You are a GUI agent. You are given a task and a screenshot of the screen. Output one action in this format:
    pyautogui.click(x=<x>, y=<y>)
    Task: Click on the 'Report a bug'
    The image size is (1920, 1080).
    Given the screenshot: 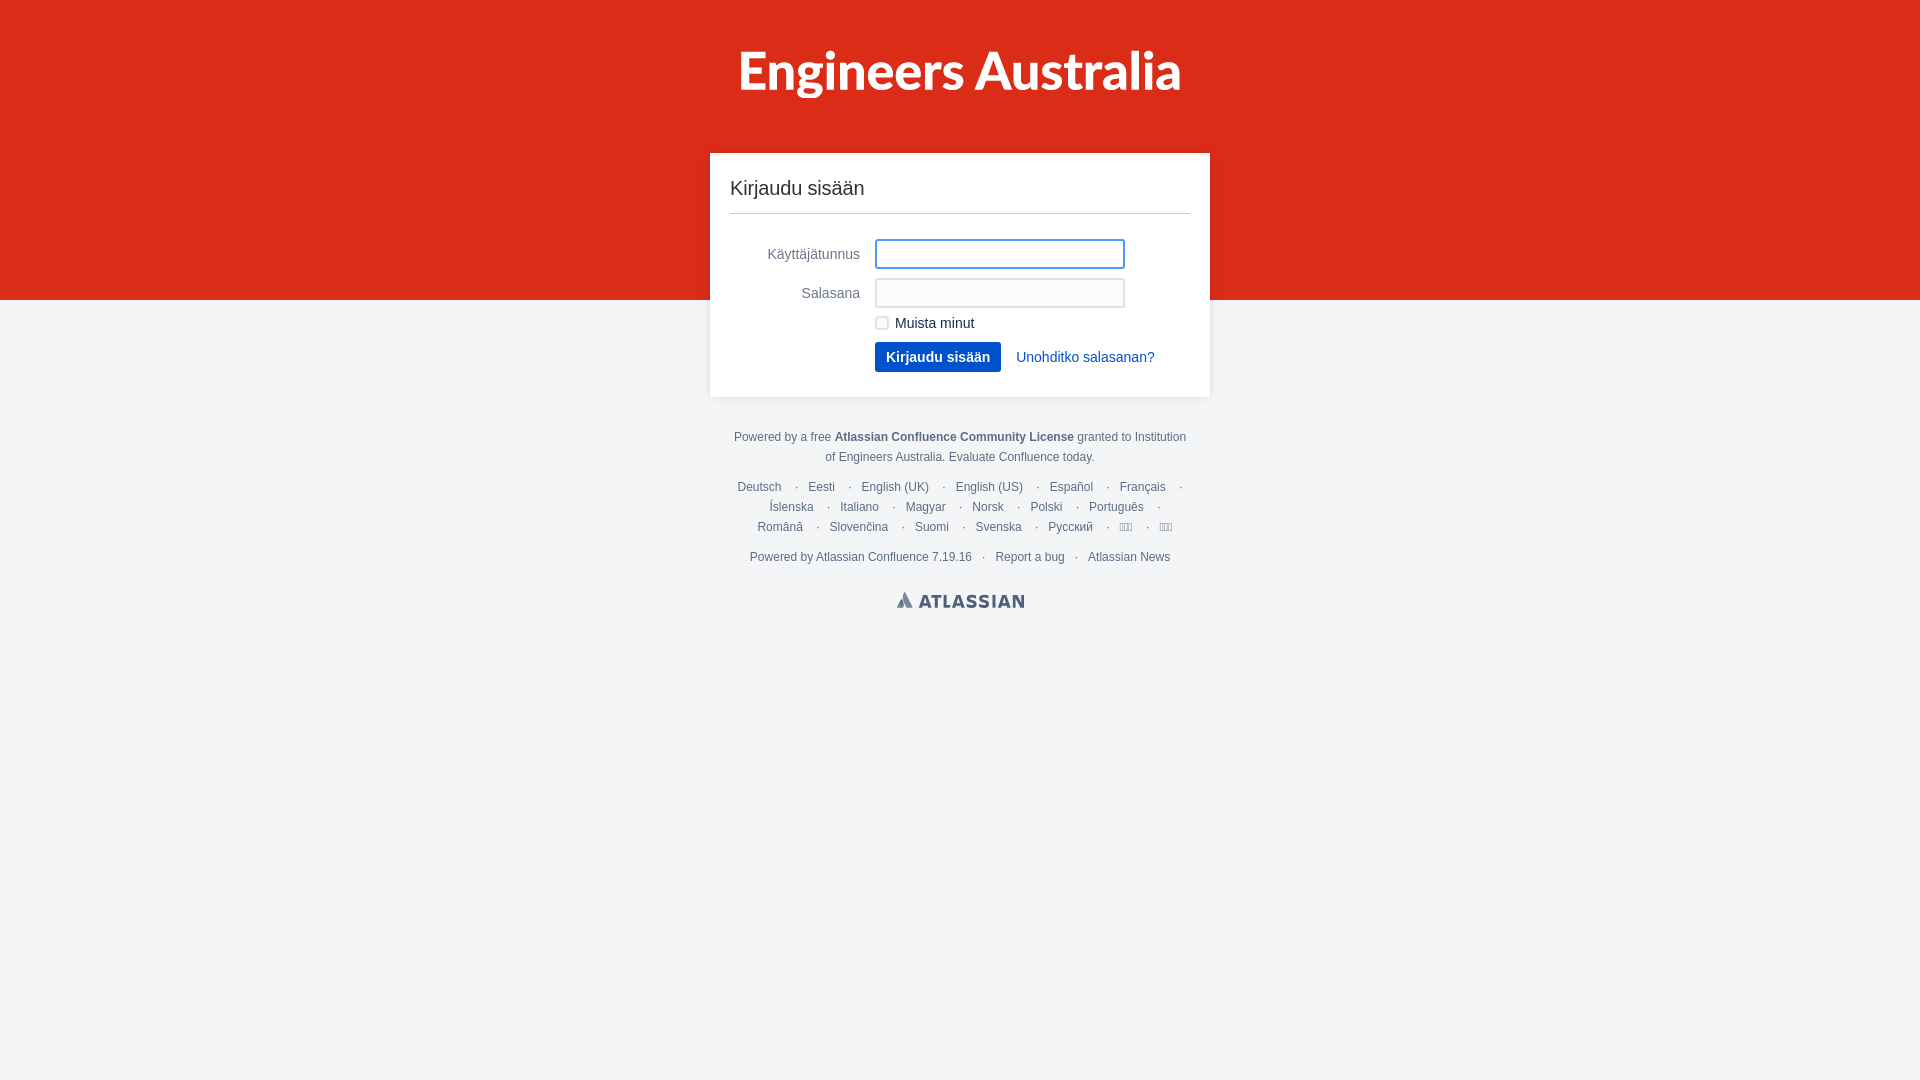 What is the action you would take?
    pyautogui.click(x=1029, y=556)
    